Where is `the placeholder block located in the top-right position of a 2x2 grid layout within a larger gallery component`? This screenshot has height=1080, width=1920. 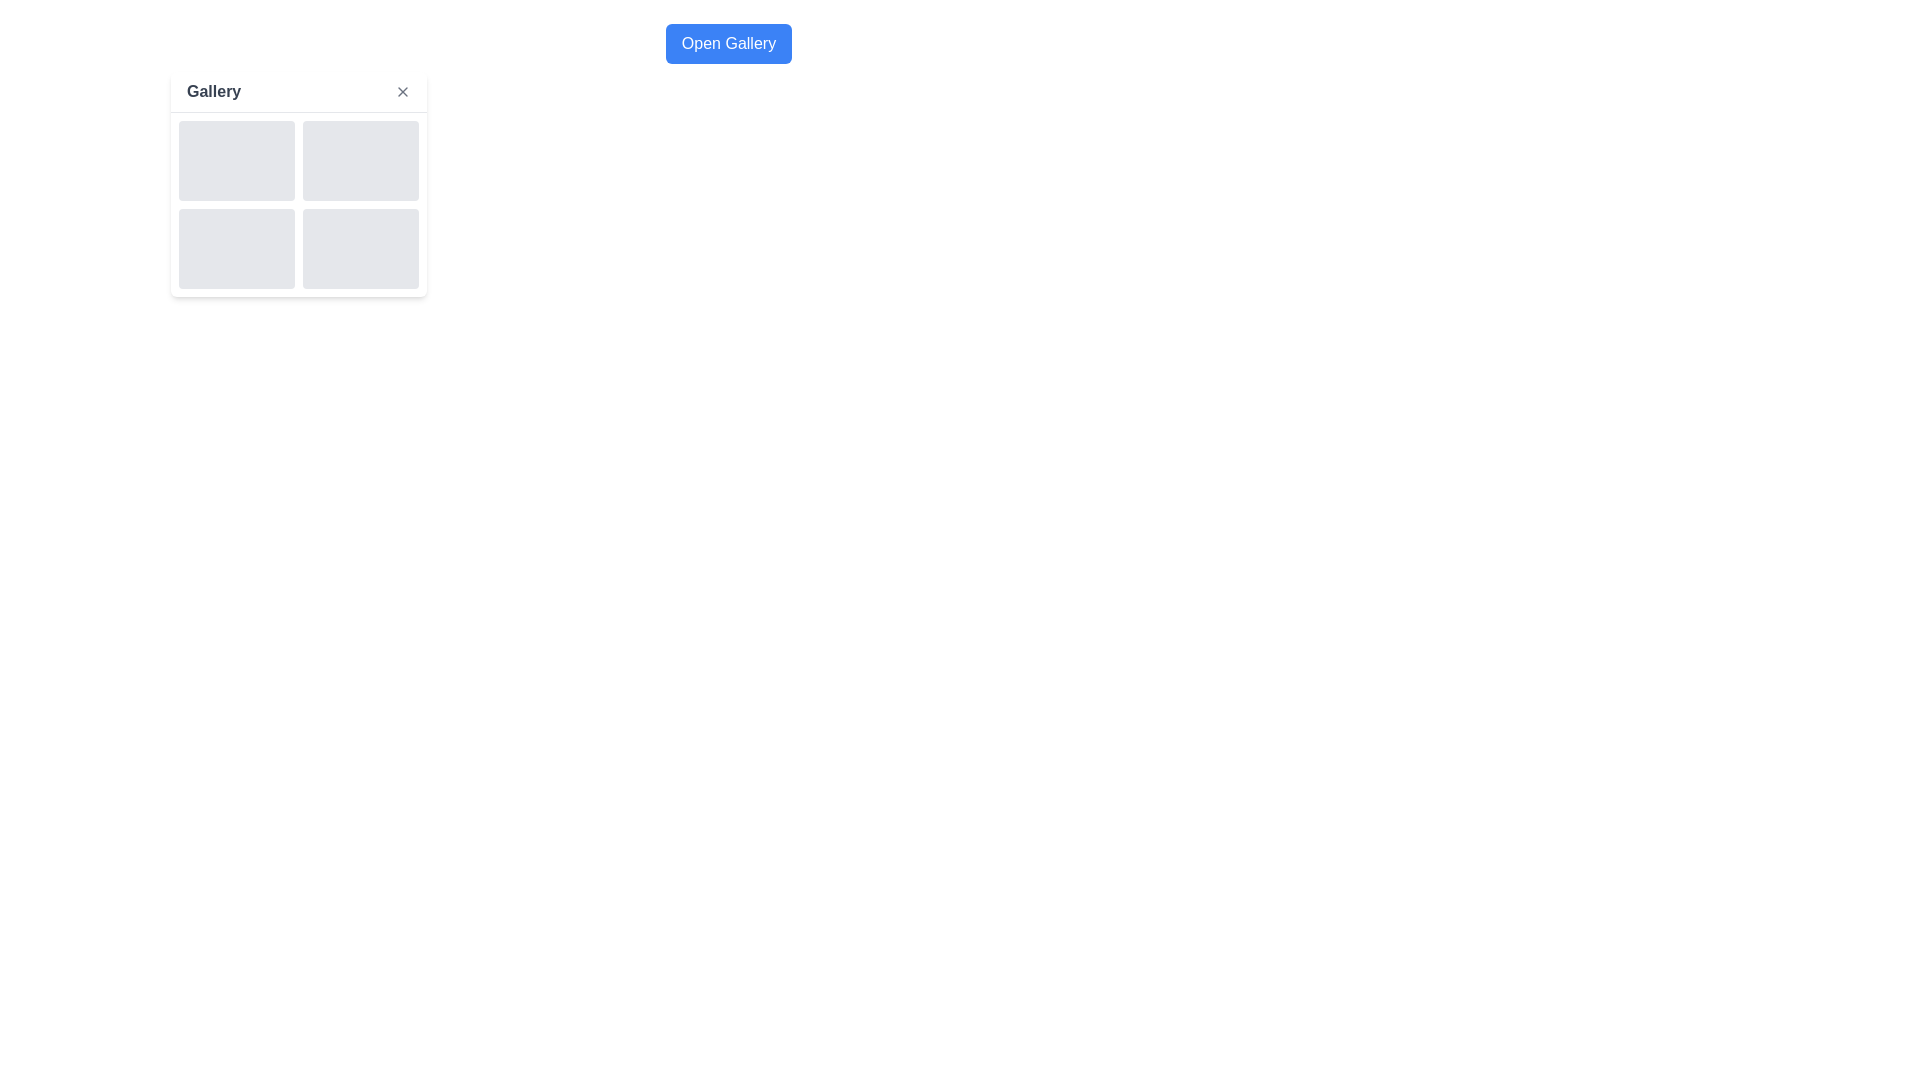
the placeholder block located in the top-right position of a 2x2 grid layout within a larger gallery component is located at coordinates (360, 160).